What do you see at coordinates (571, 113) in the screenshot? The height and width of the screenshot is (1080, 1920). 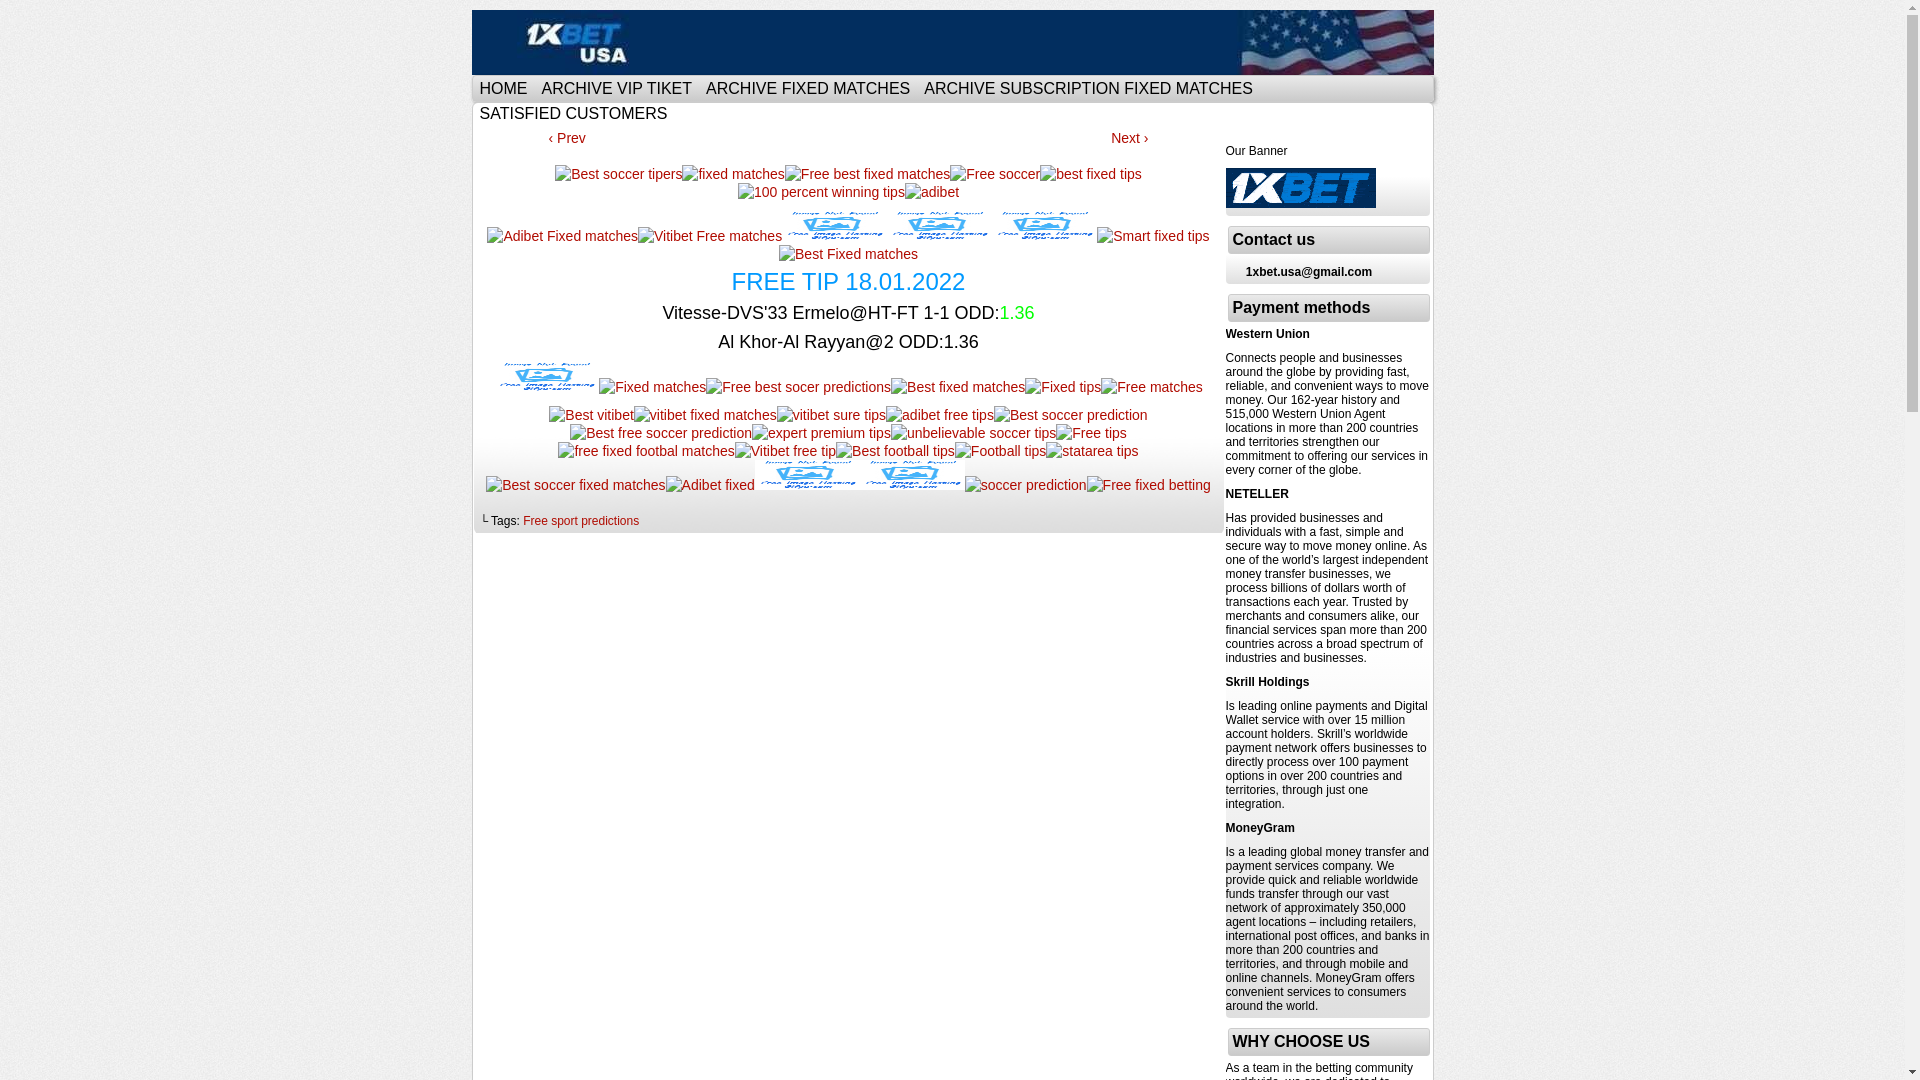 I see `'SATISFIED CUSTOMERS'` at bounding box center [571, 113].